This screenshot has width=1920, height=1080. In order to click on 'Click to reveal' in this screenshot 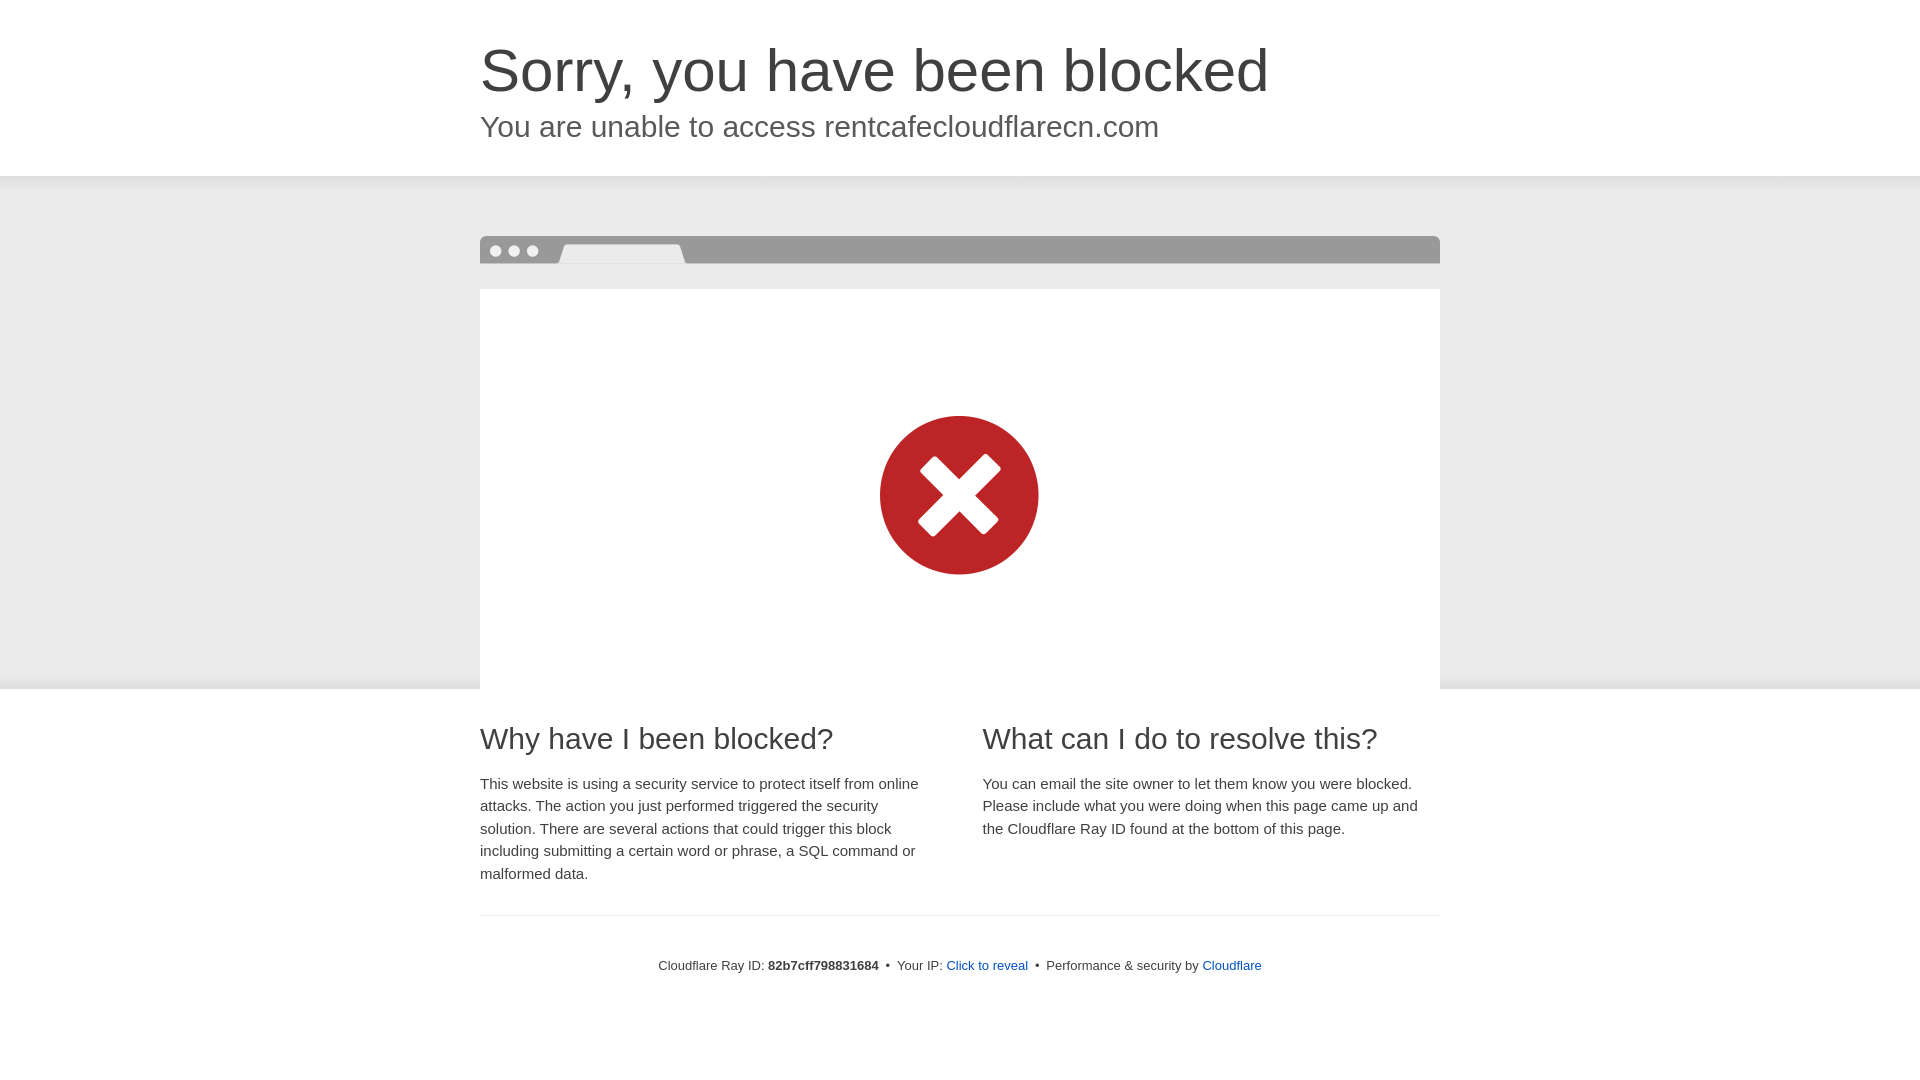, I will do `click(987, 964)`.